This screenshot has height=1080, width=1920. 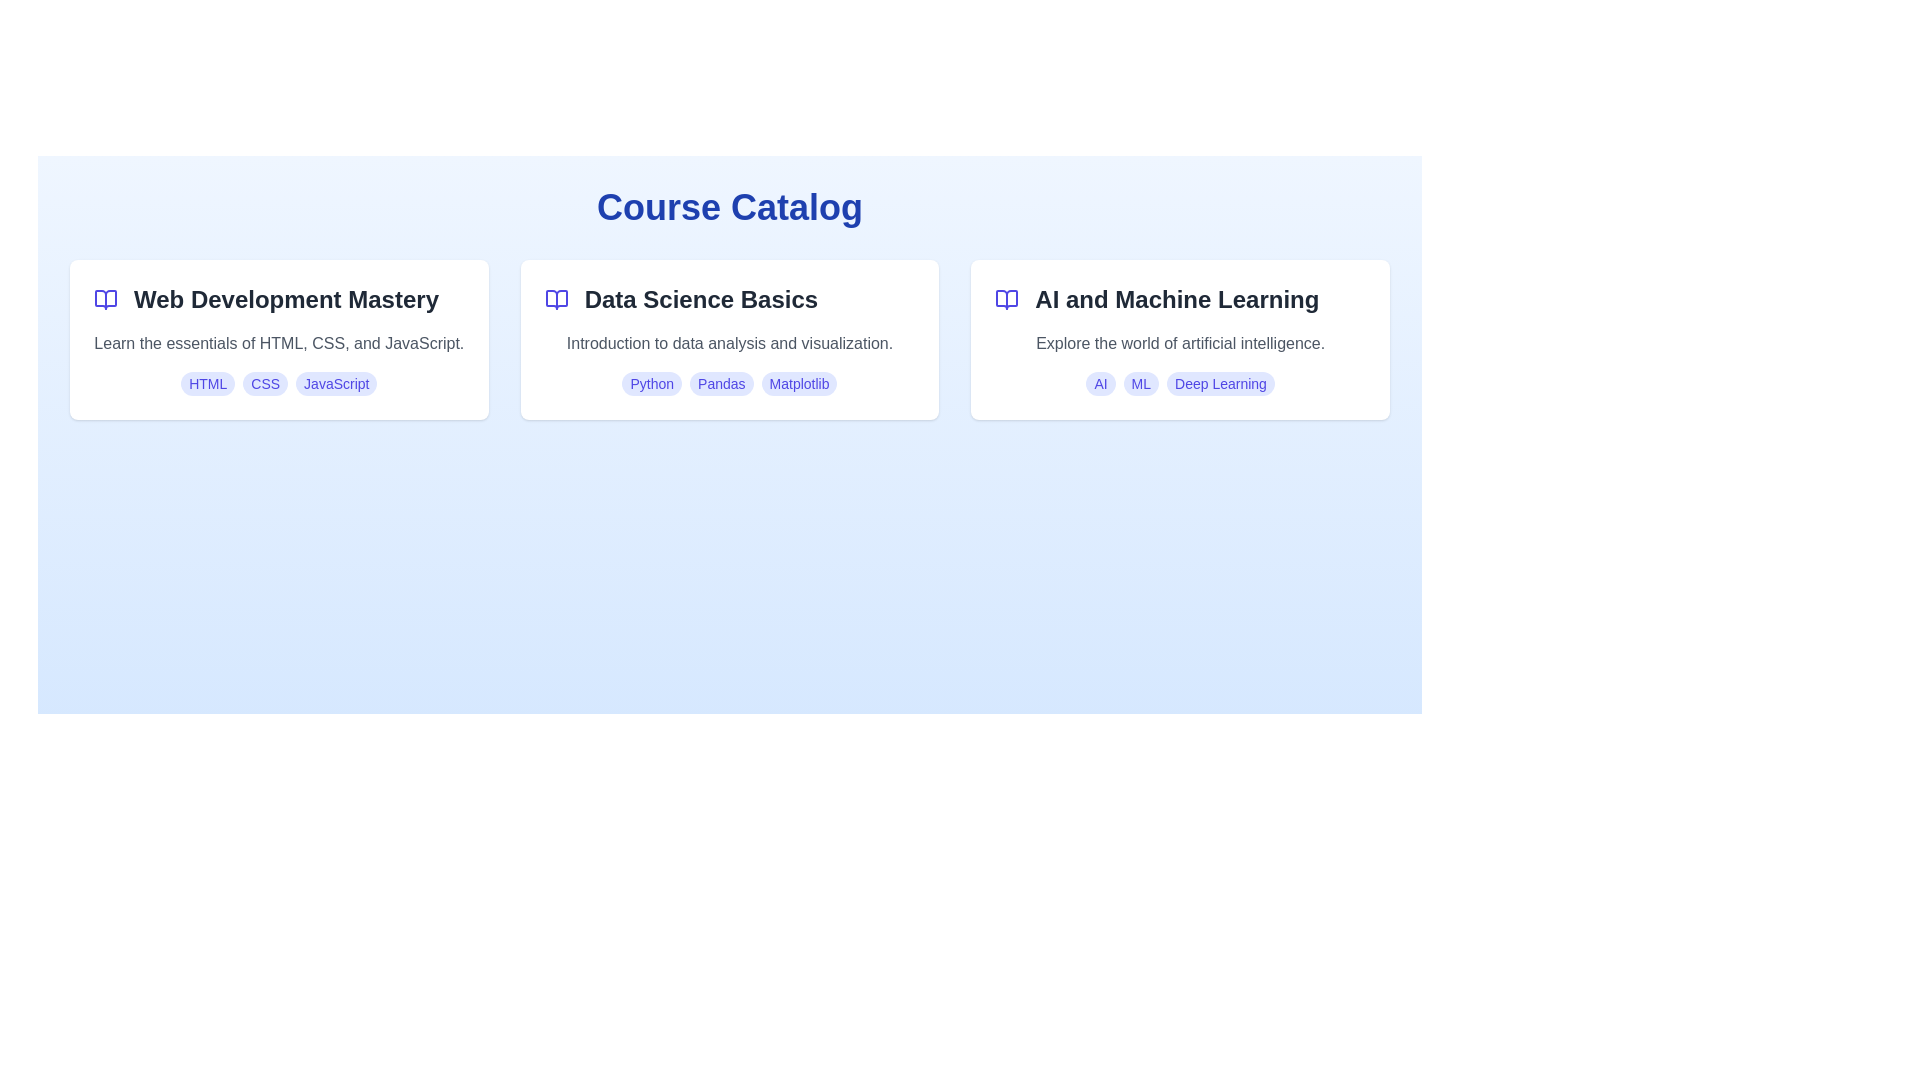 What do you see at coordinates (1177, 300) in the screenshot?
I see `the content category` at bounding box center [1177, 300].